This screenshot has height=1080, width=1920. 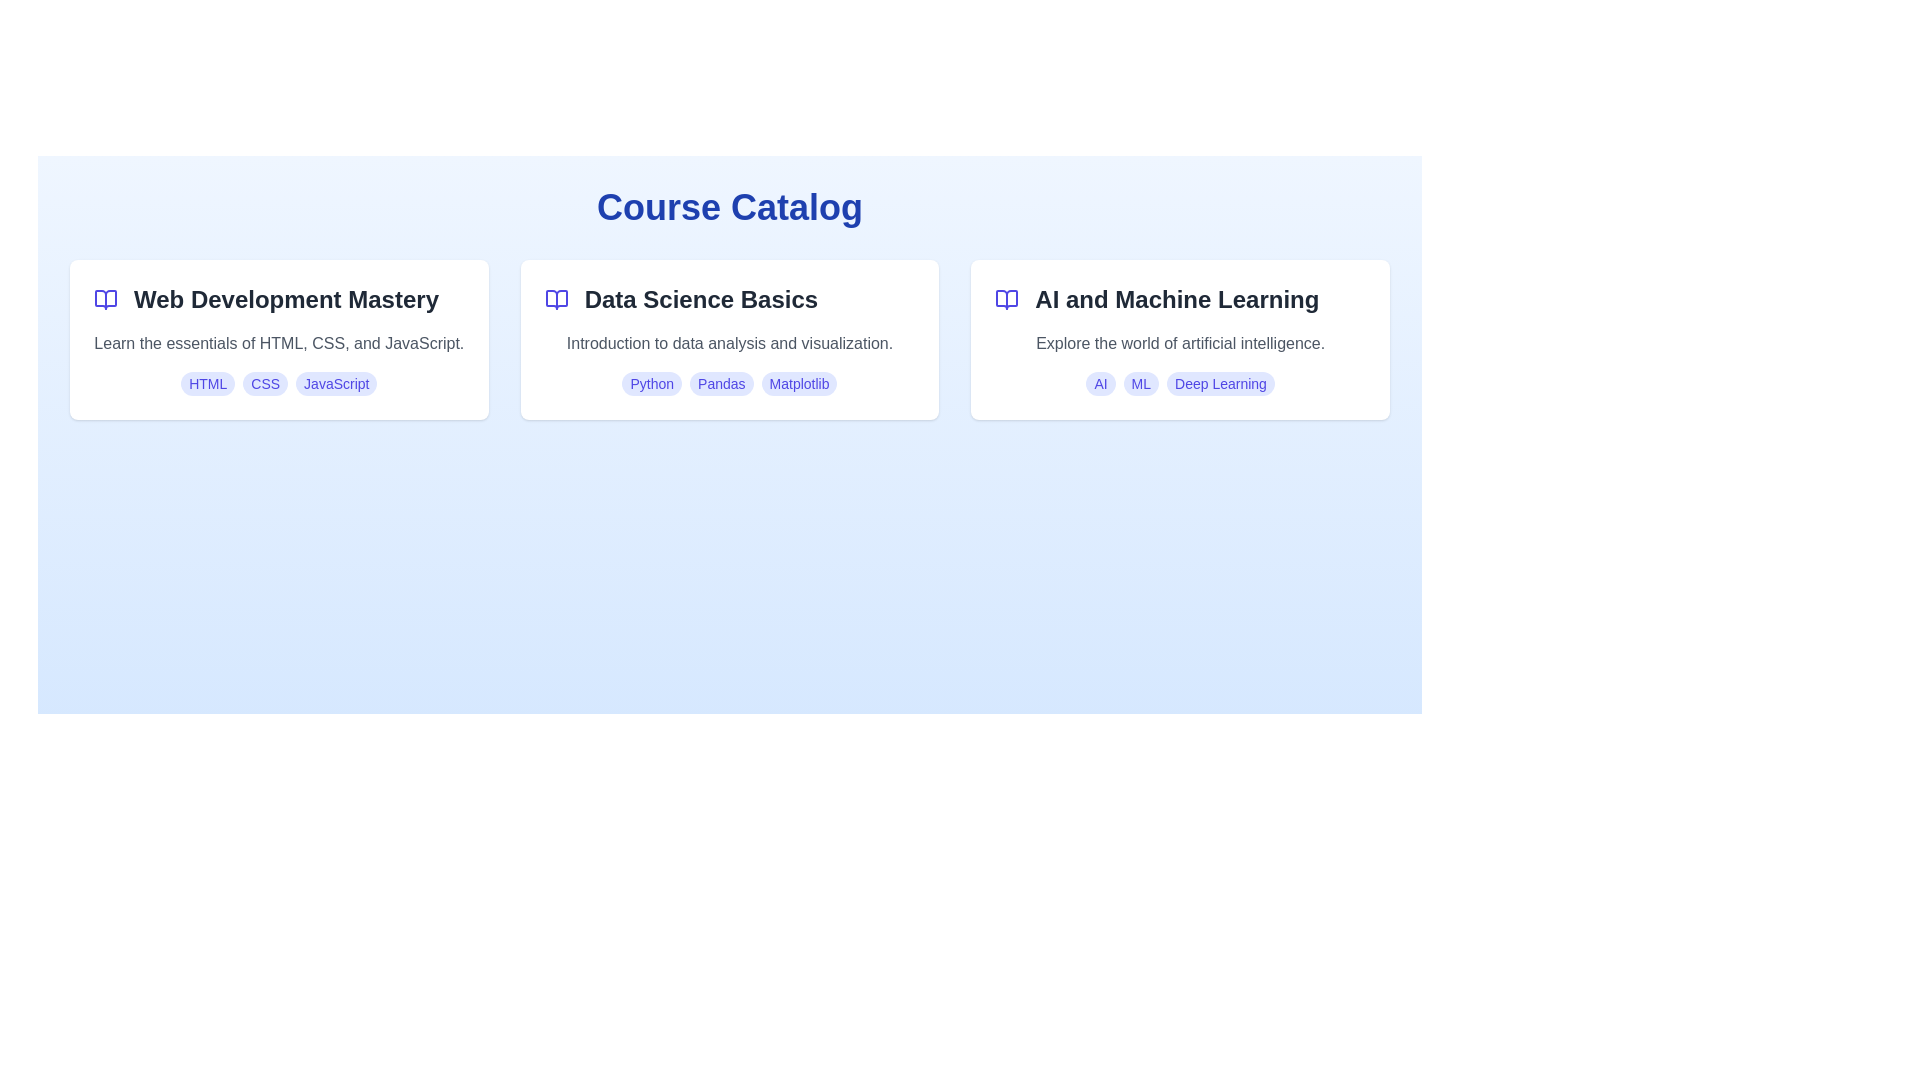 What do you see at coordinates (1177, 300) in the screenshot?
I see `the content category` at bounding box center [1177, 300].